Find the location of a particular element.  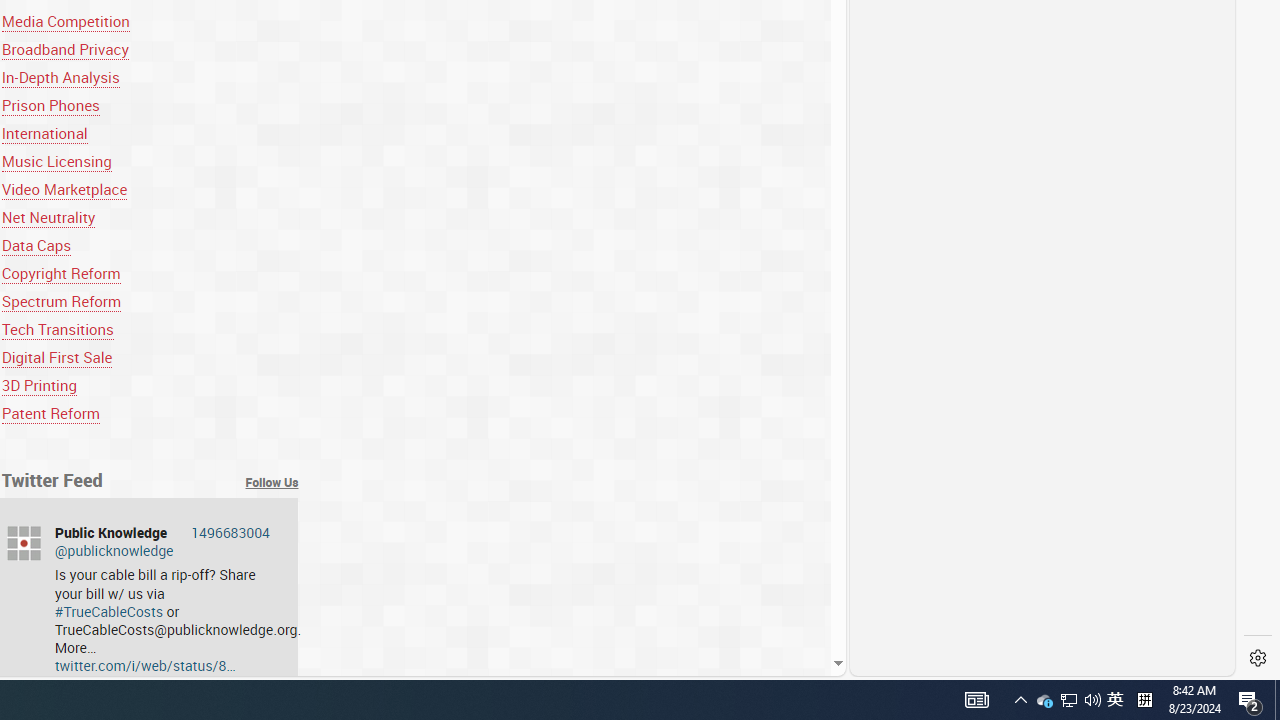

'1496683004' is located at coordinates (231, 531).